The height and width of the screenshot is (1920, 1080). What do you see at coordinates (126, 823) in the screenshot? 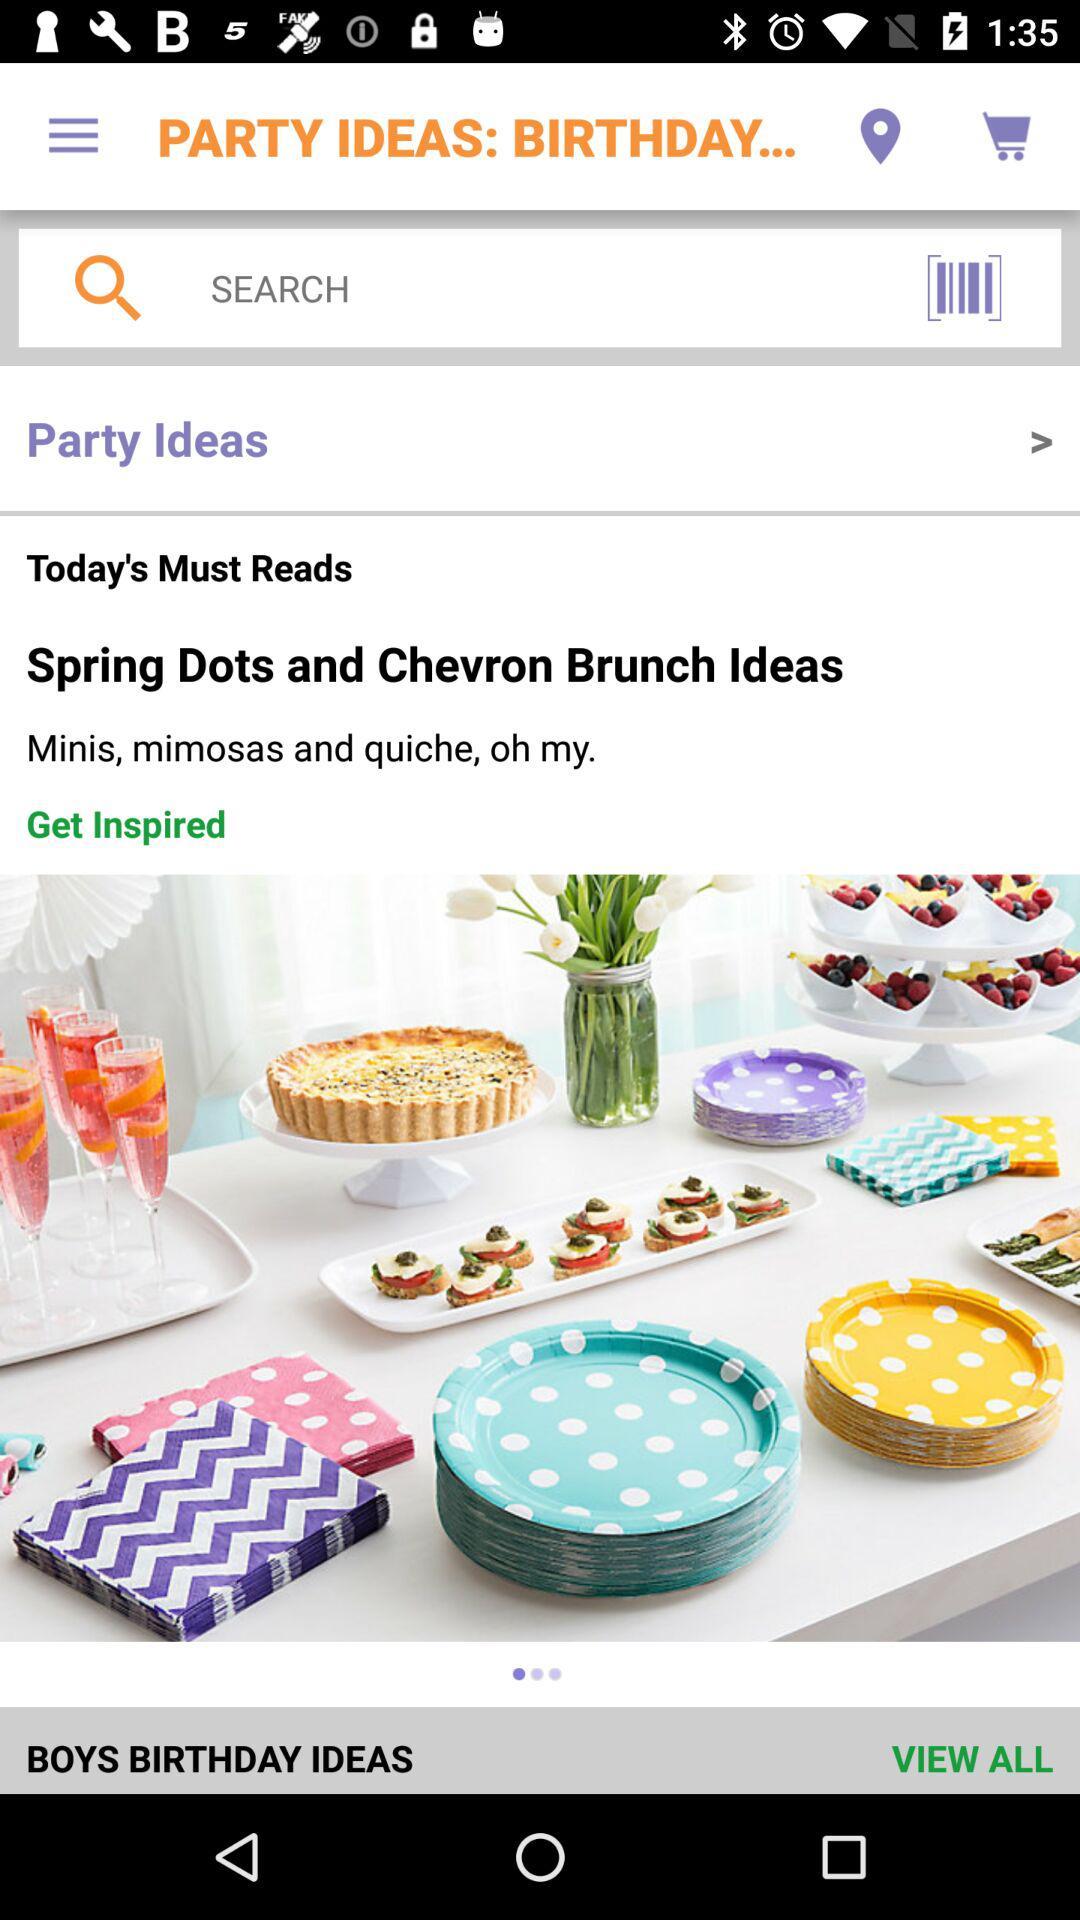
I see `item on the left` at bounding box center [126, 823].